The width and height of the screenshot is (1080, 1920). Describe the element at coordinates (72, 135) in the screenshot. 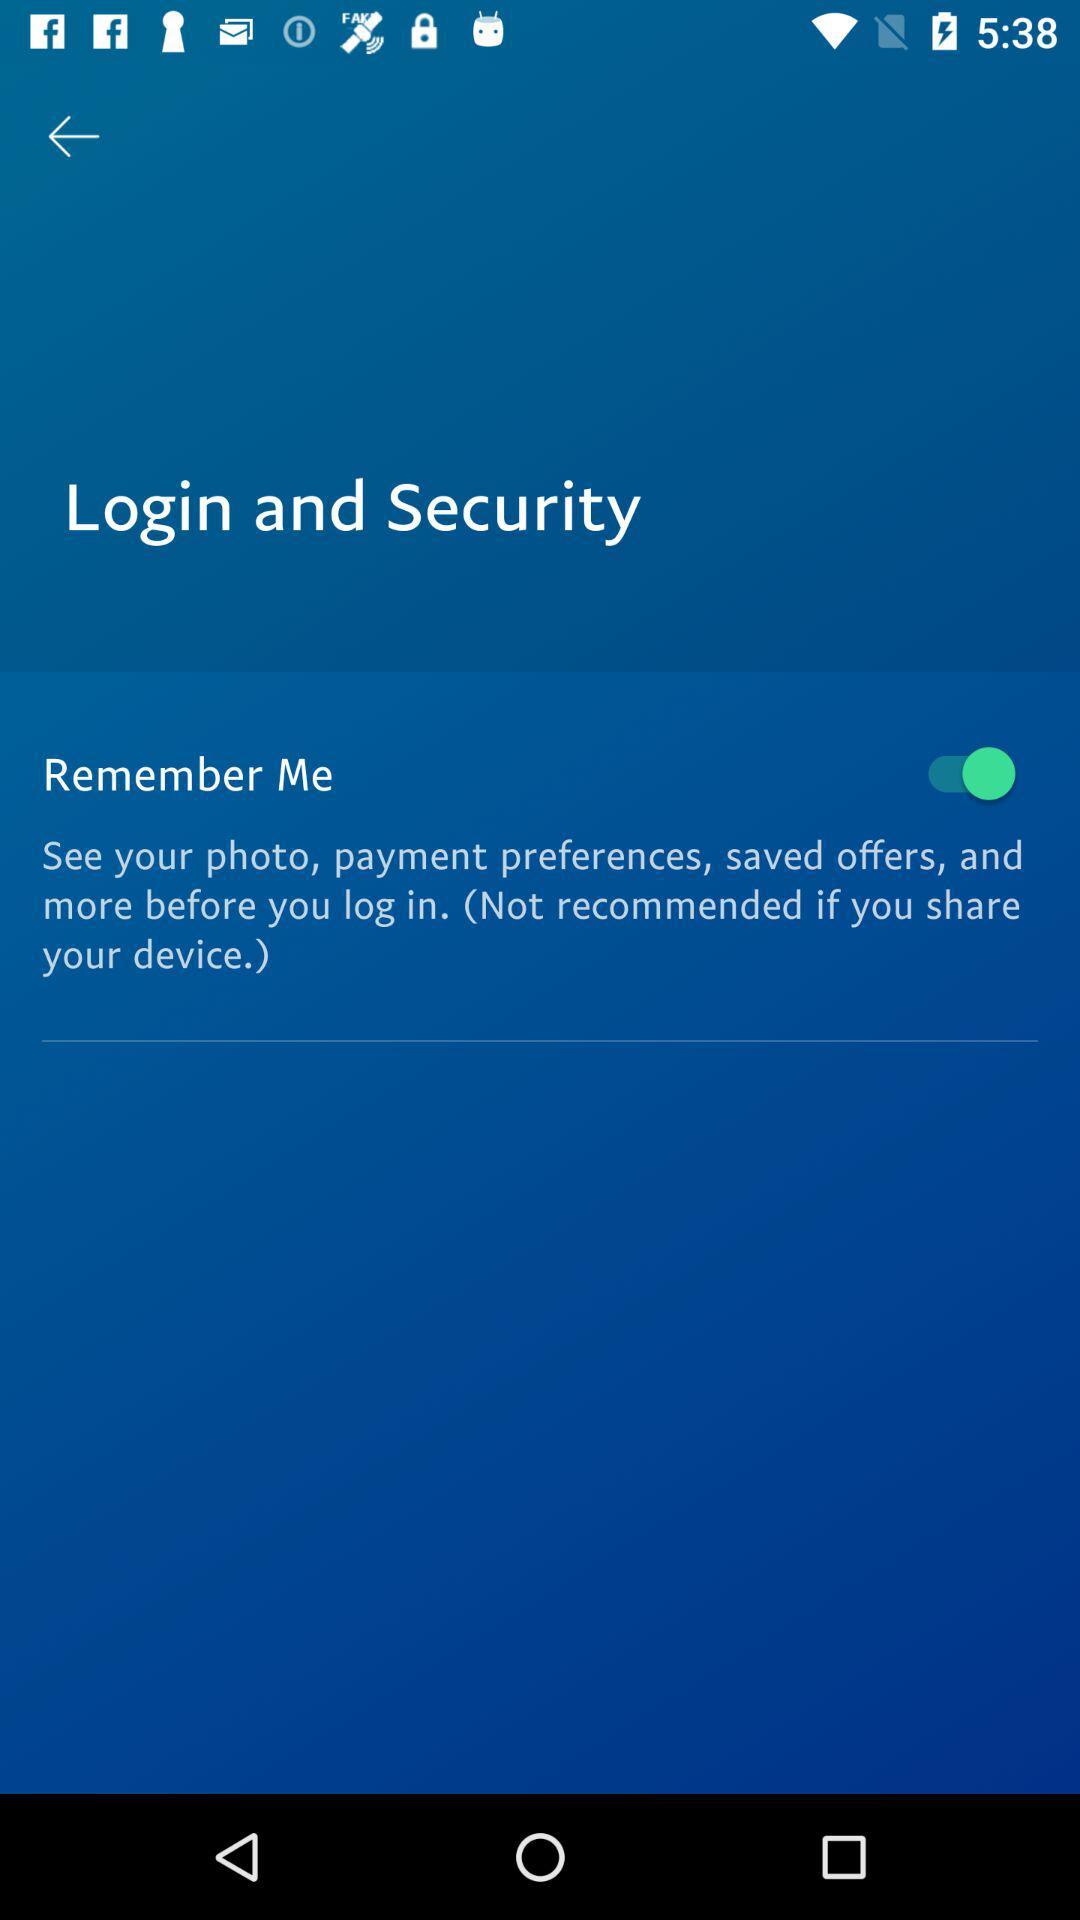

I see `item at the top left corner` at that location.